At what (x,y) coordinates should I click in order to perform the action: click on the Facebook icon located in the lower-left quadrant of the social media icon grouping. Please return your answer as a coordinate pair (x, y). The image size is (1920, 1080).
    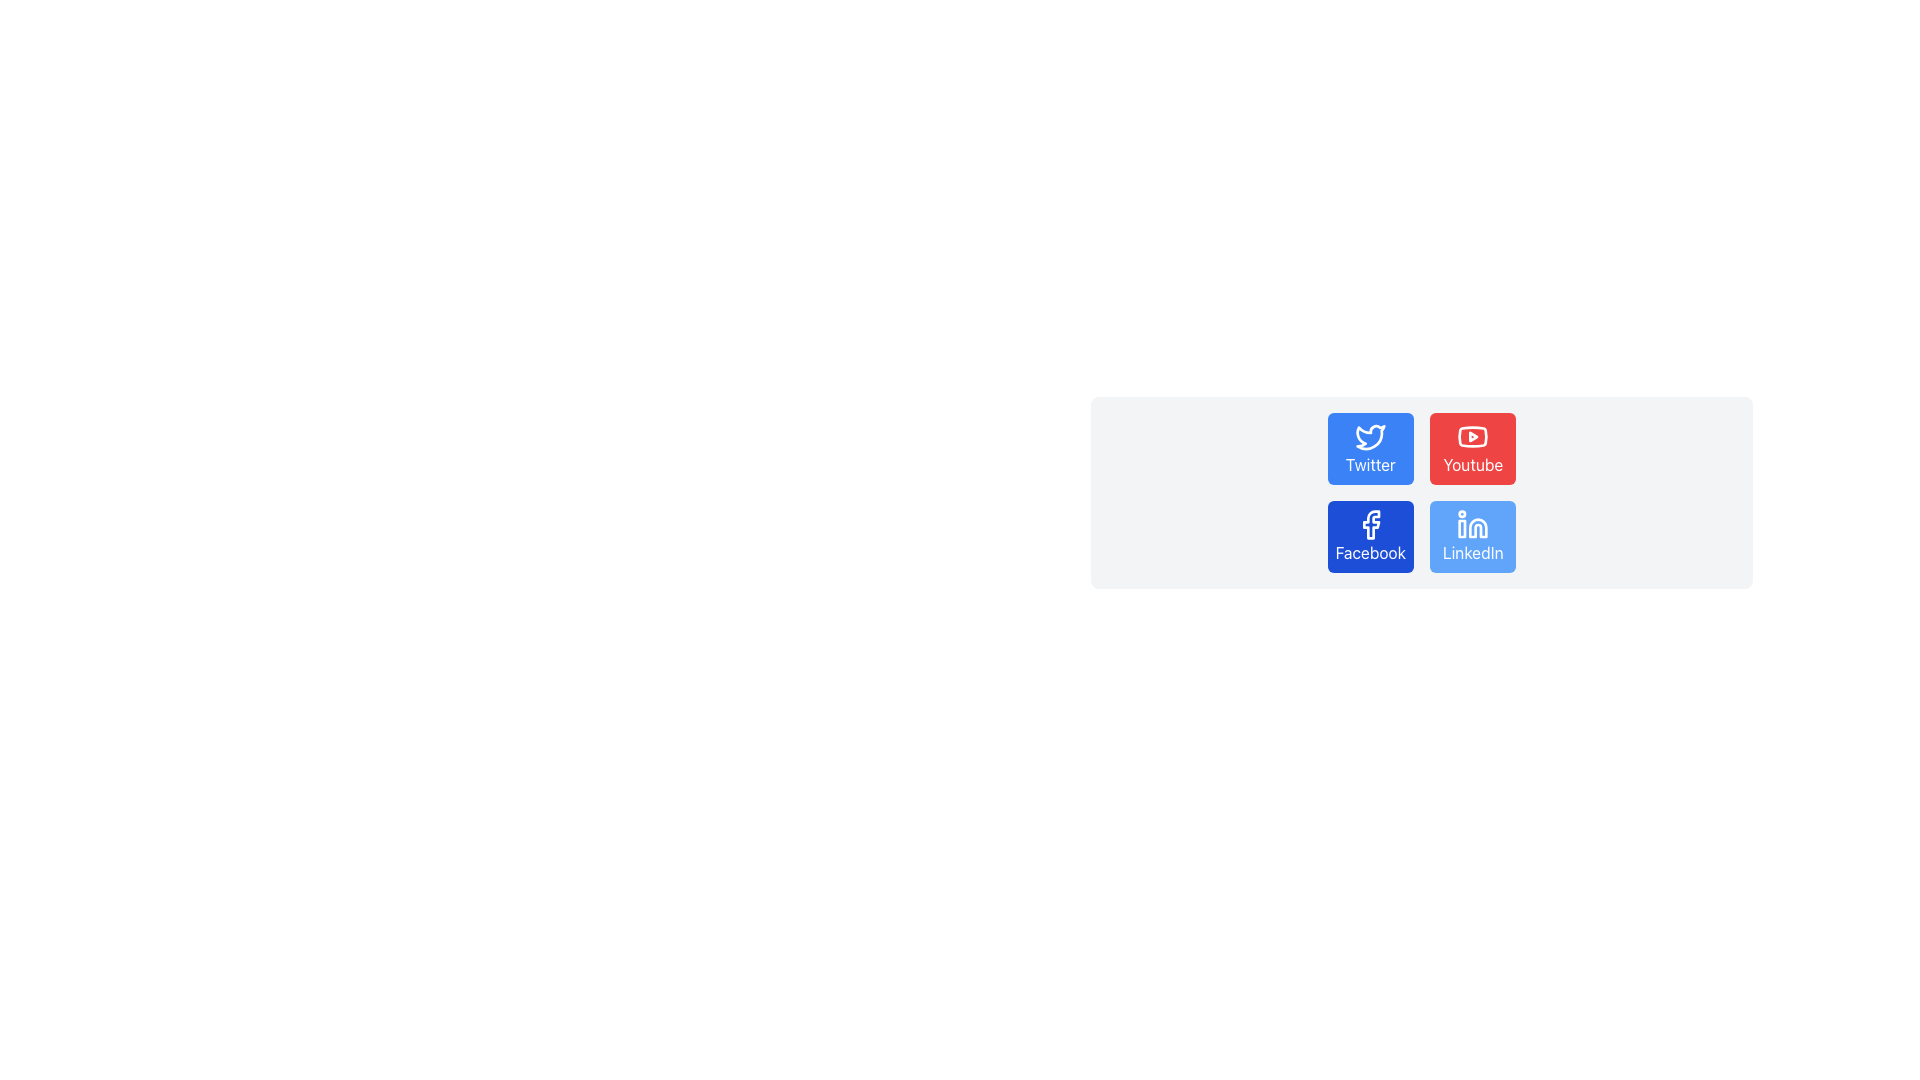
    Looking at the image, I should click on (1369, 523).